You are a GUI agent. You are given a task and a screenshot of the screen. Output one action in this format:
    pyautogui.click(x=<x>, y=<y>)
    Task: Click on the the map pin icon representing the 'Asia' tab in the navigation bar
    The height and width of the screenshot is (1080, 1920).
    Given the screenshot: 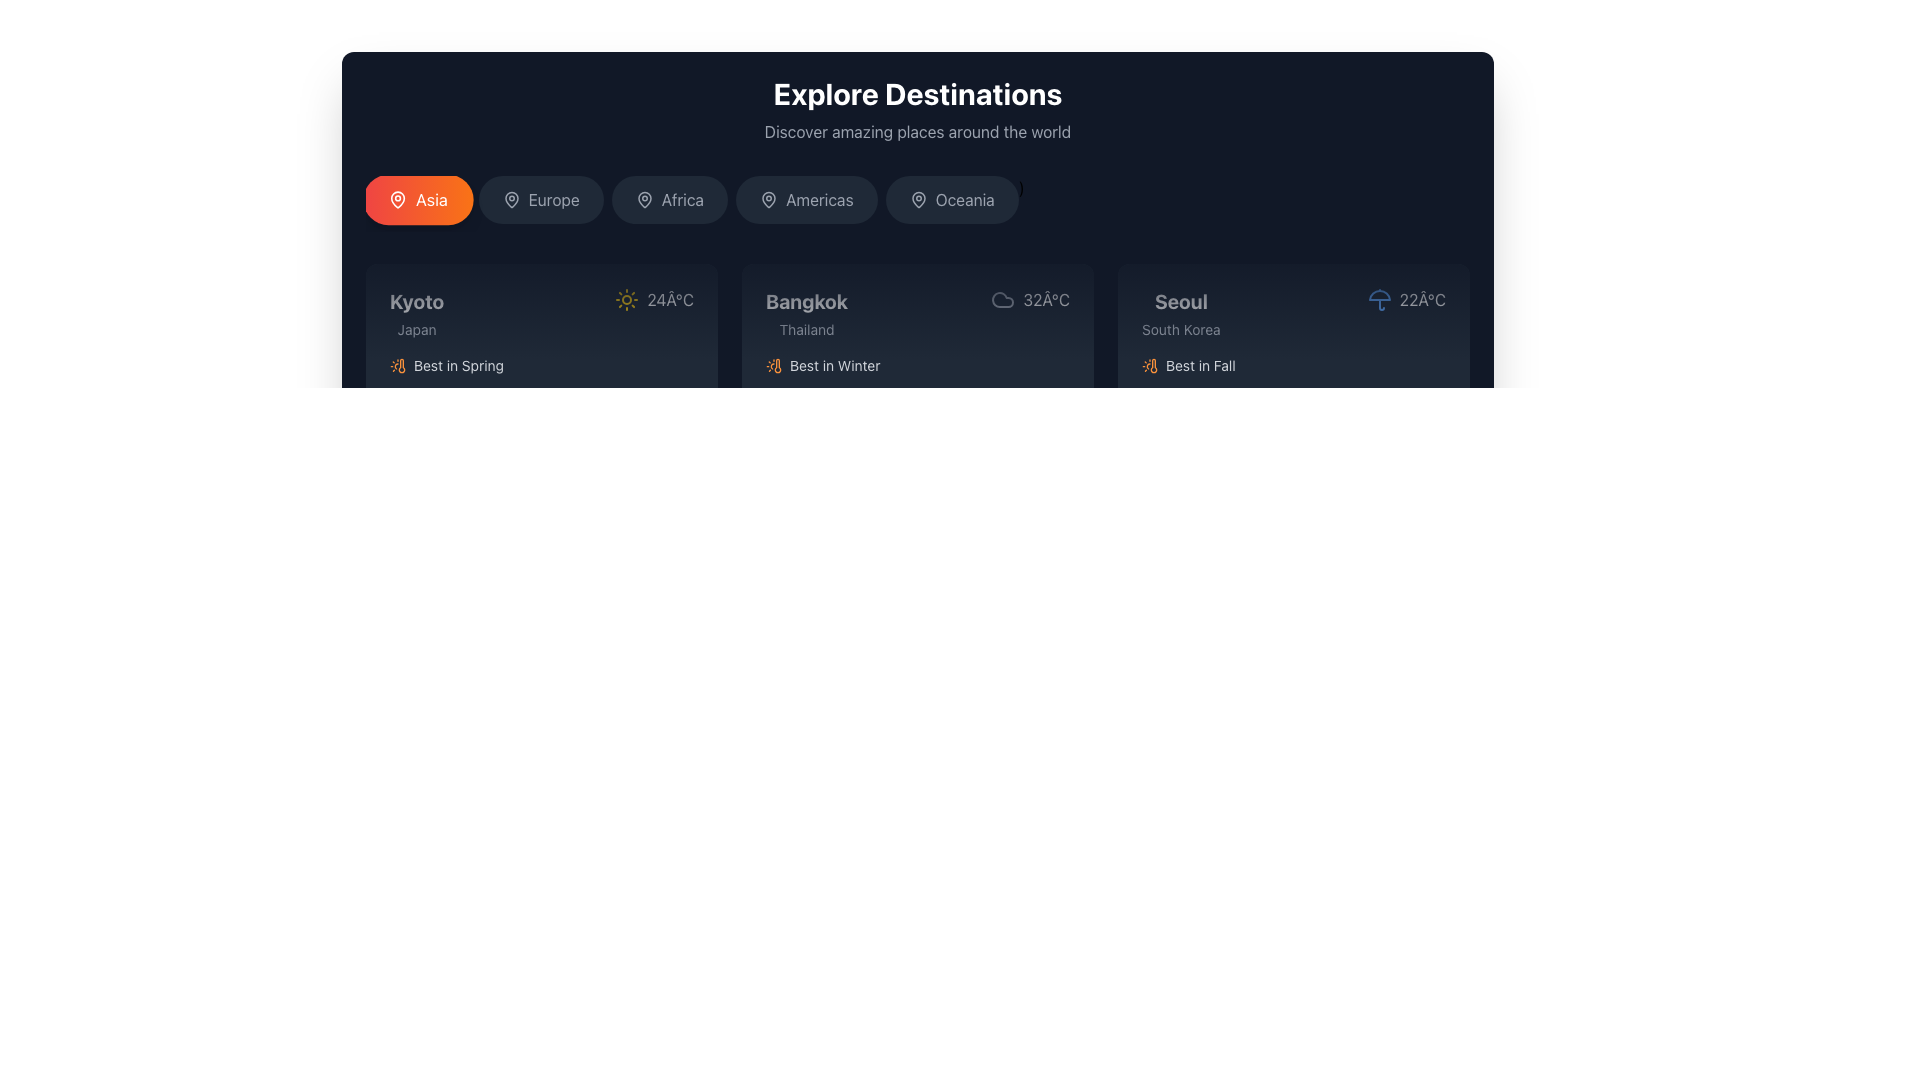 What is the action you would take?
    pyautogui.click(x=398, y=200)
    